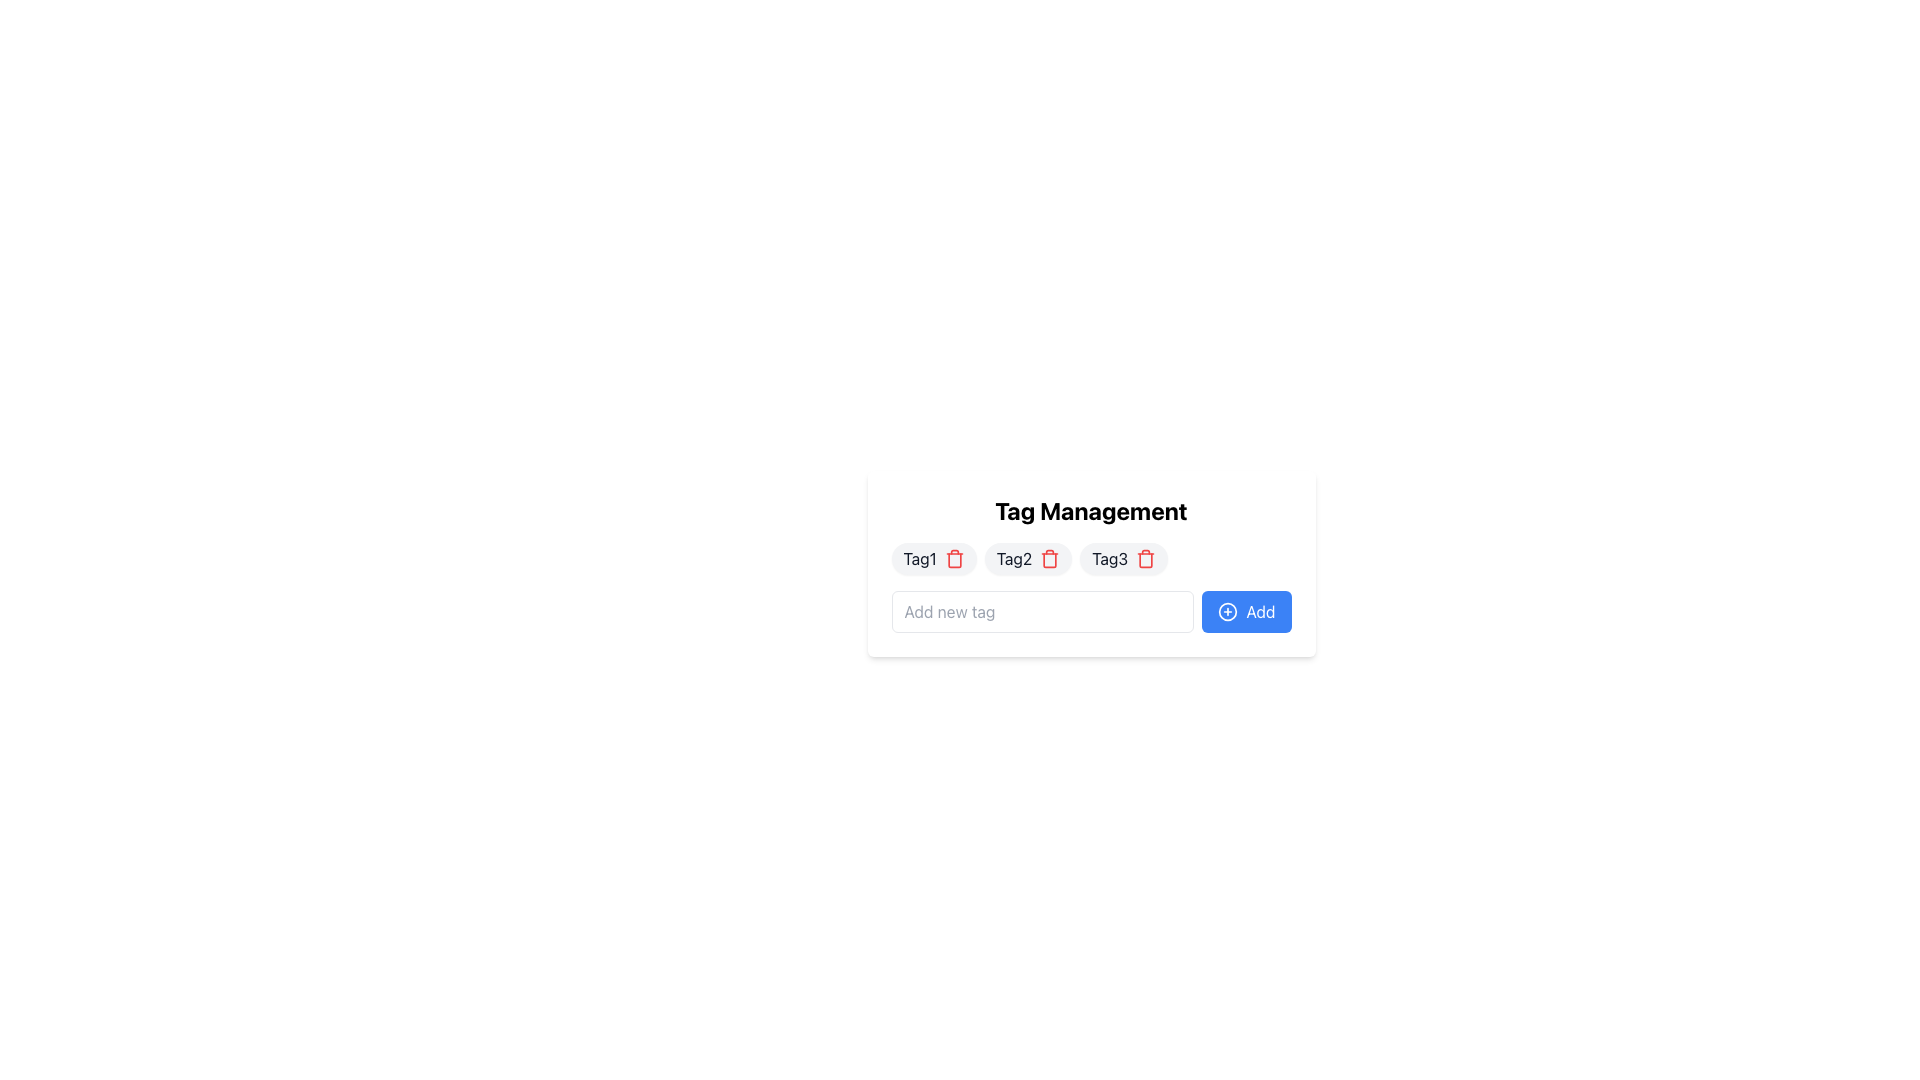  Describe the element at coordinates (1146, 559) in the screenshot. I see `the delete button located at the far right of the tag labeled 'Tag3'` at that location.